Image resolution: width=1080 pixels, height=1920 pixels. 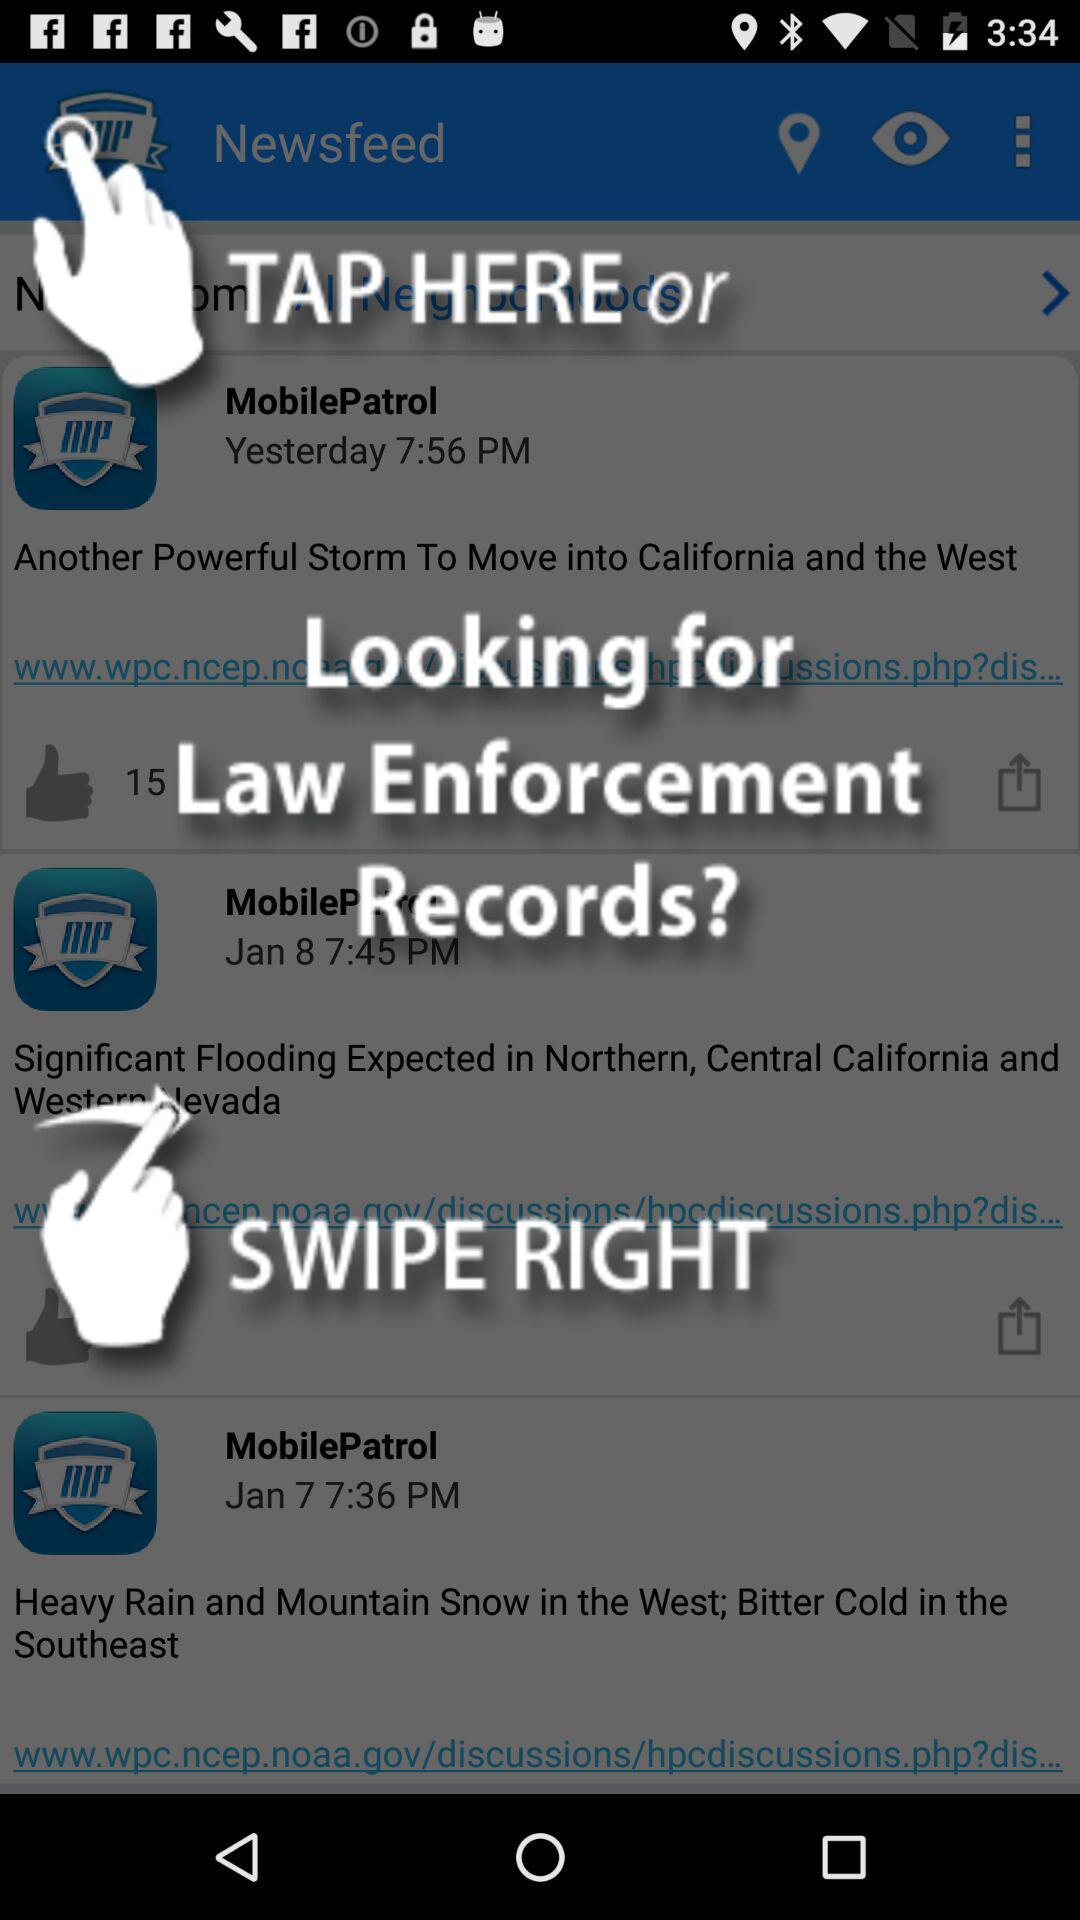 I want to click on download the app option, so click(x=1020, y=779).